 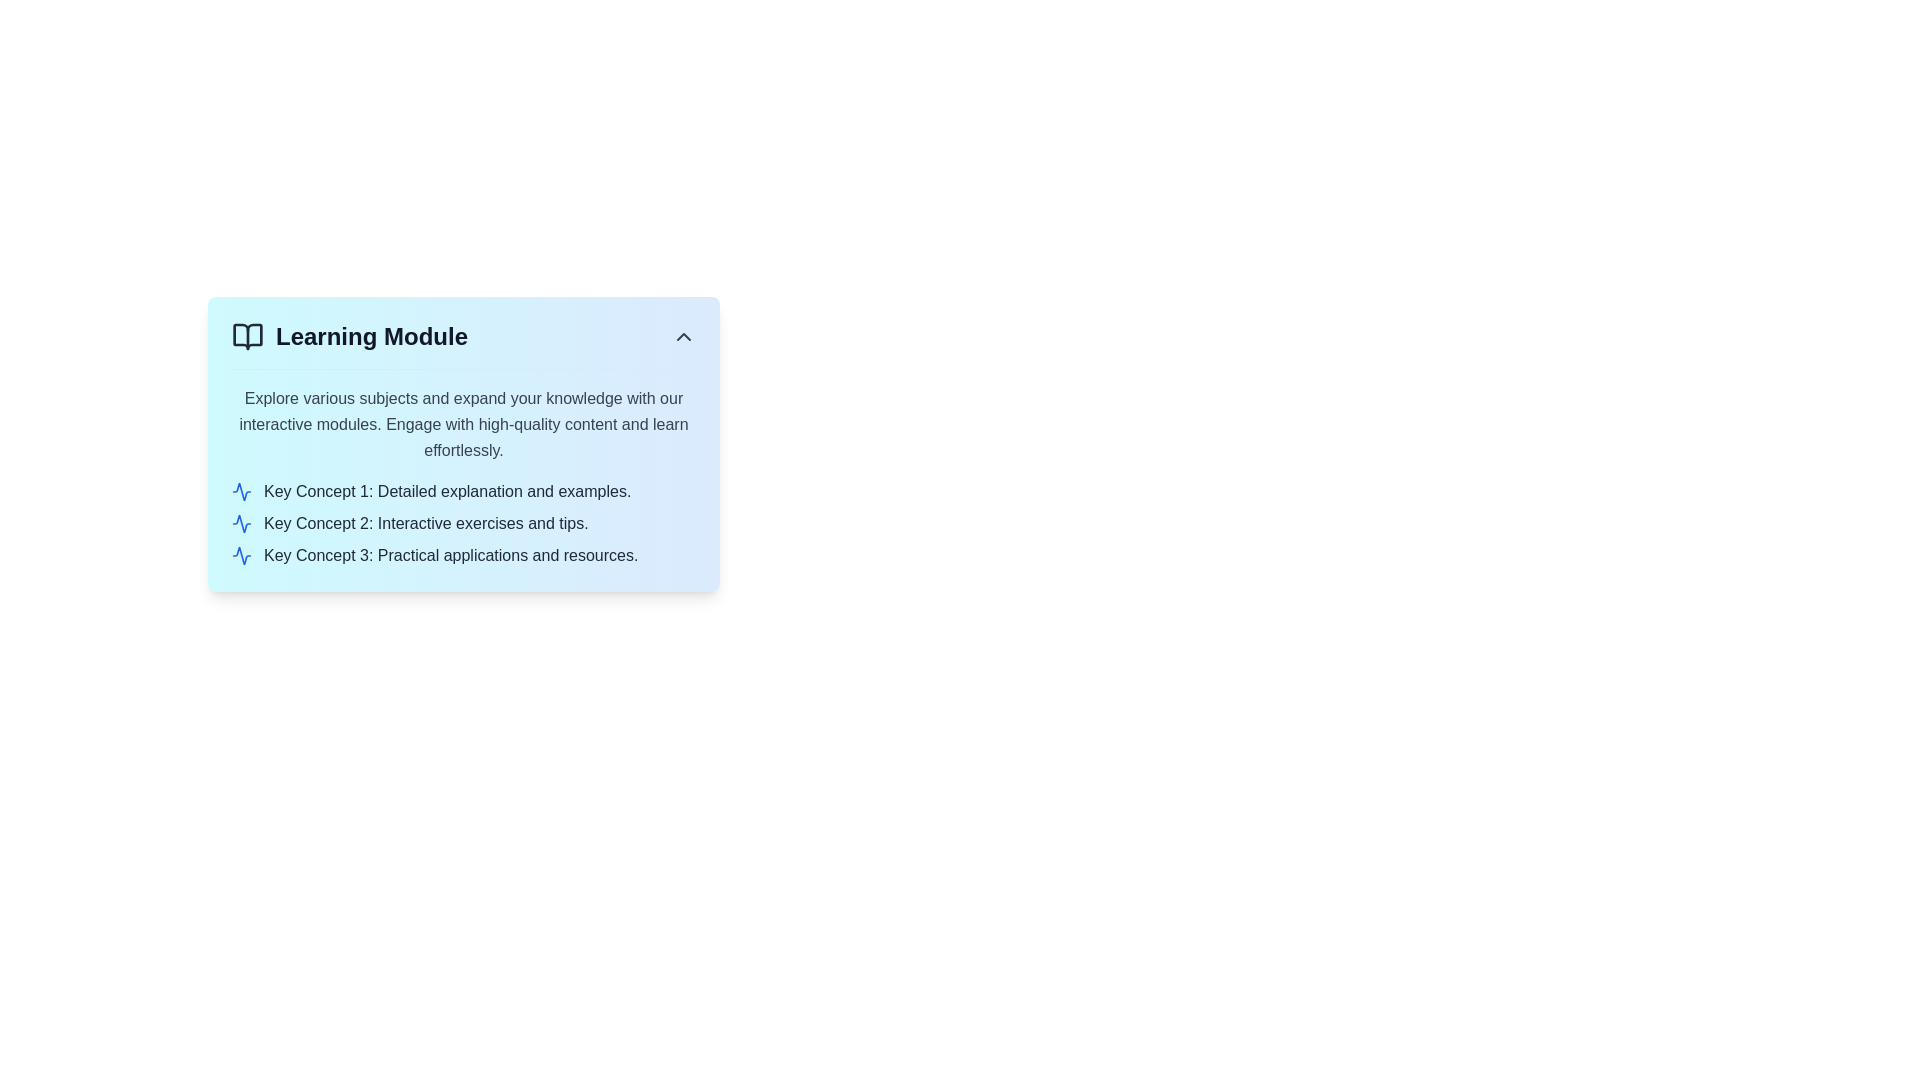 I want to click on title 'Learning Module' from the header section, which is visually represented with a bold and large font, an open book icon on the left, and an upward-facing arrow on the right, all set against a light gradient background, so click(x=463, y=335).